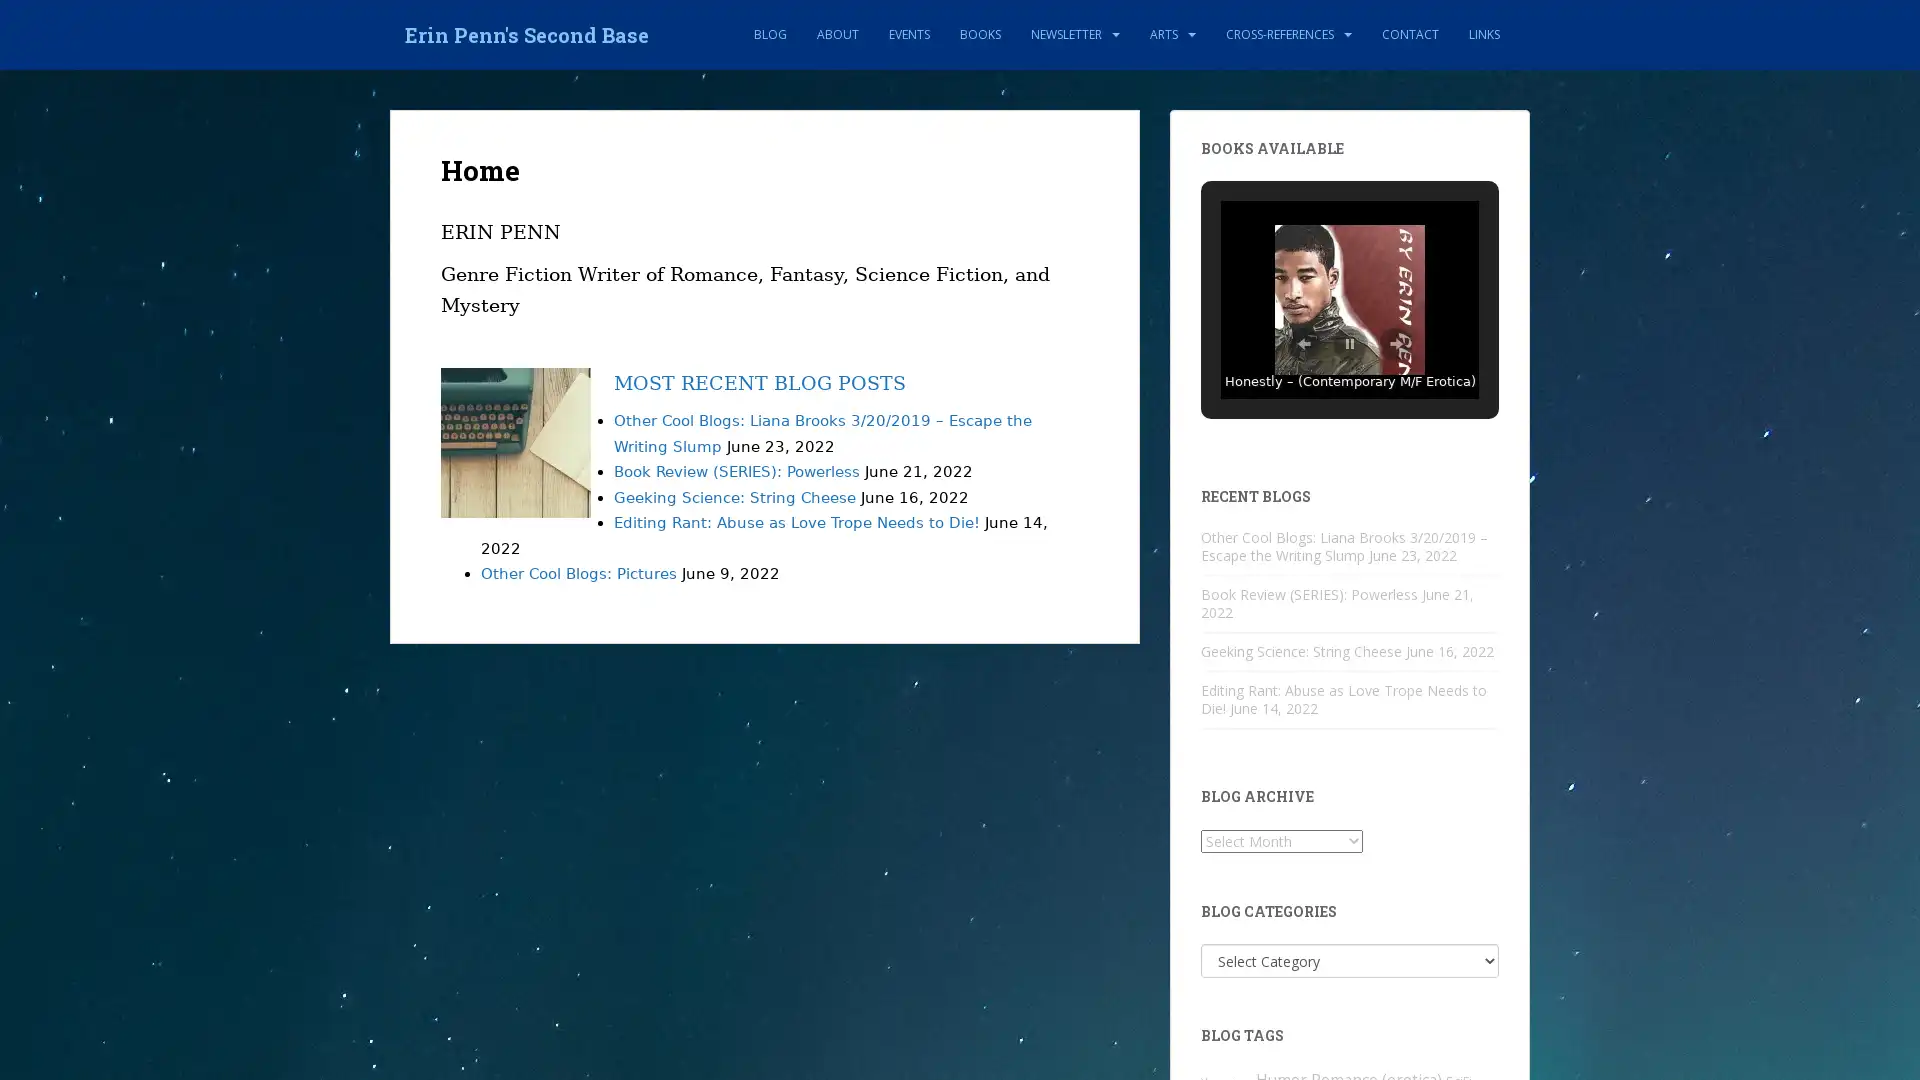 The image size is (1920, 1080). I want to click on Next Slide, so click(1395, 342).